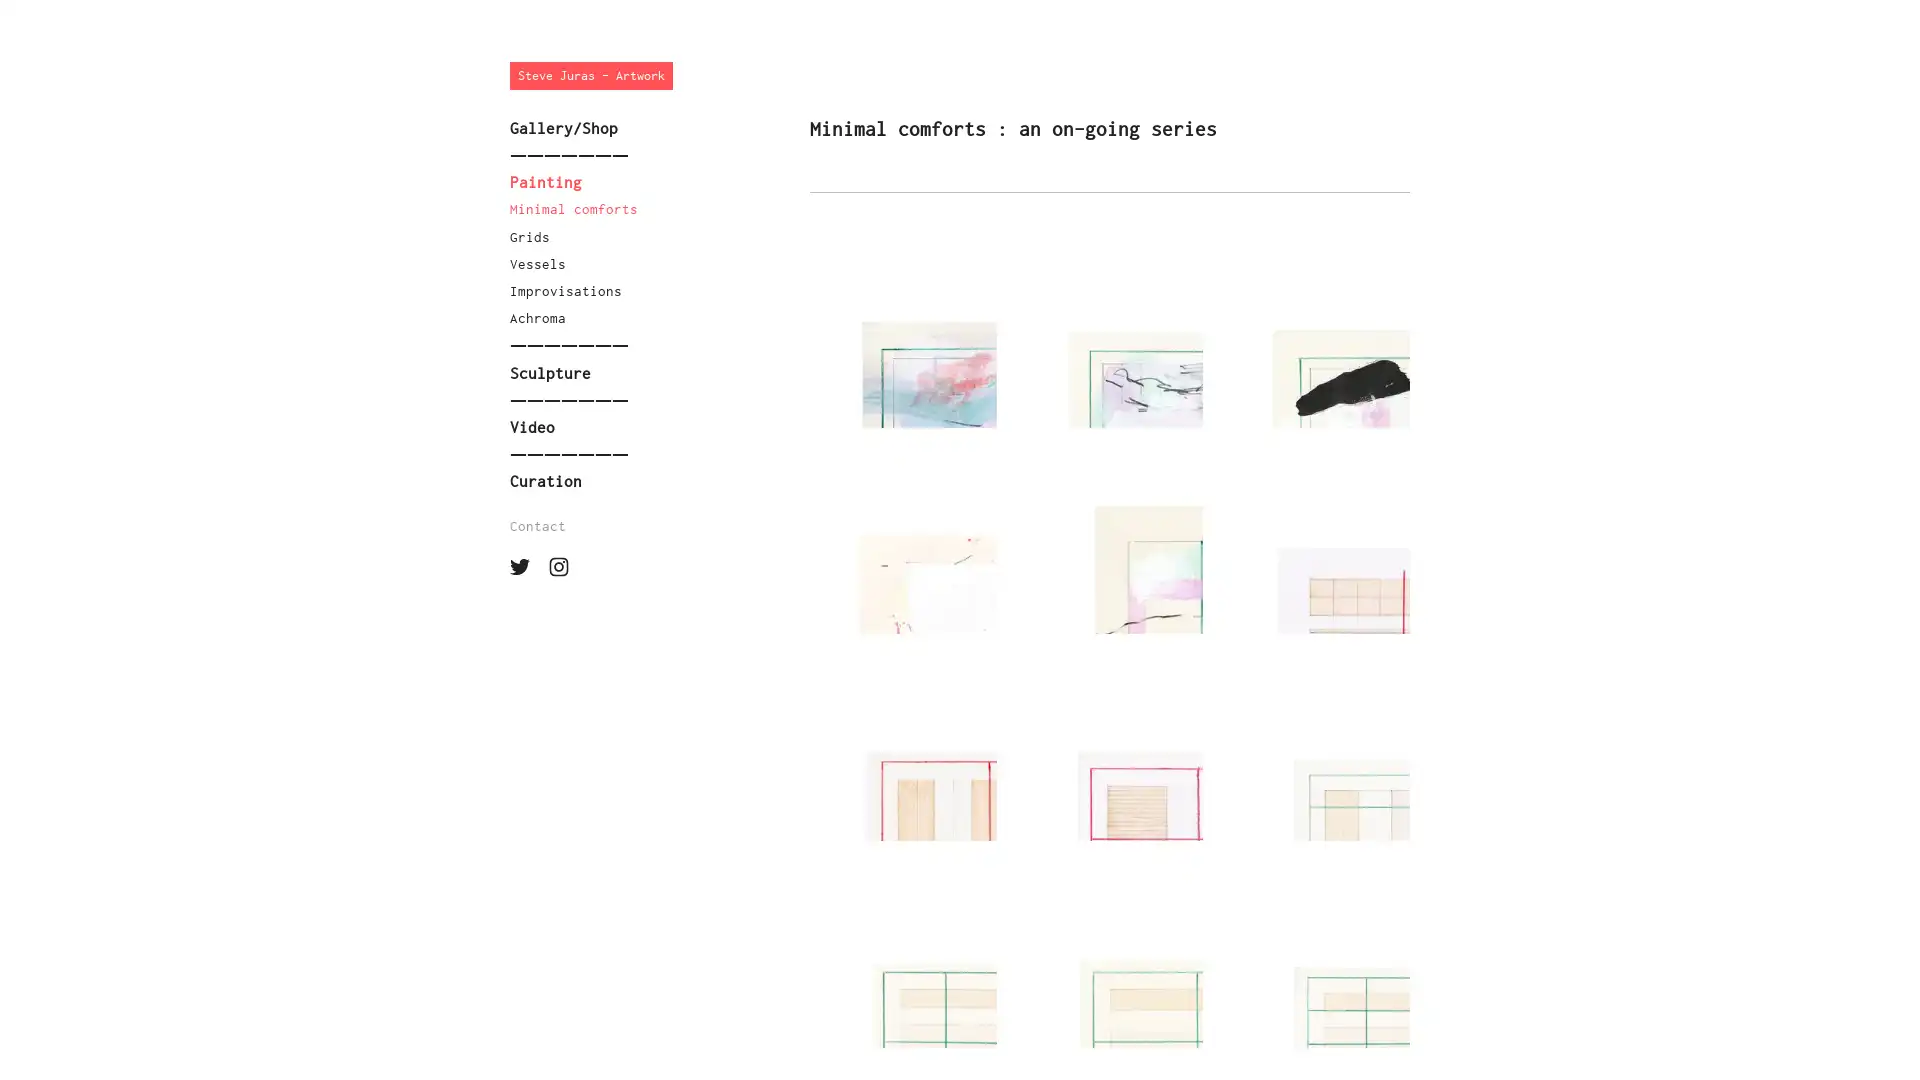 The width and height of the screenshot is (1920, 1080). What do you see at coordinates (901, 970) in the screenshot?
I see `View fullsize Kuss des Lebens` at bounding box center [901, 970].